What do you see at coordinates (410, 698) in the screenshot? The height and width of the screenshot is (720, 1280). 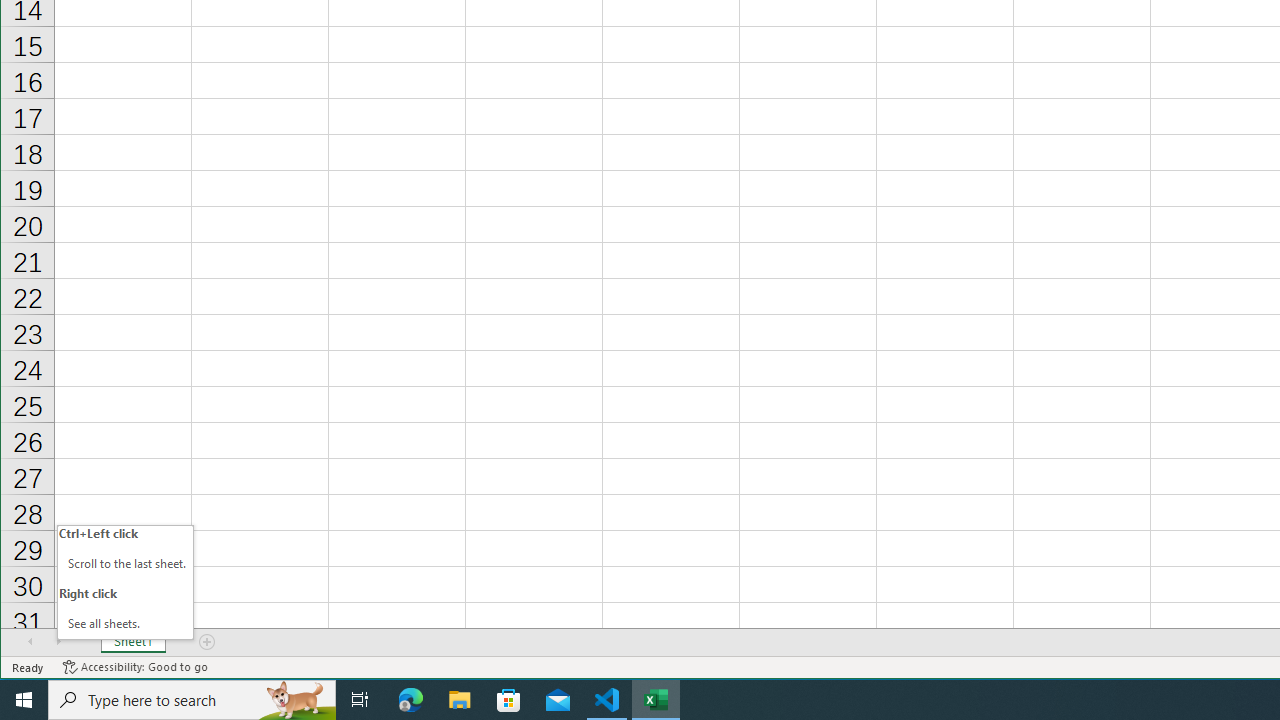 I see `'Microsoft Edge'` at bounding box center [410, 698].